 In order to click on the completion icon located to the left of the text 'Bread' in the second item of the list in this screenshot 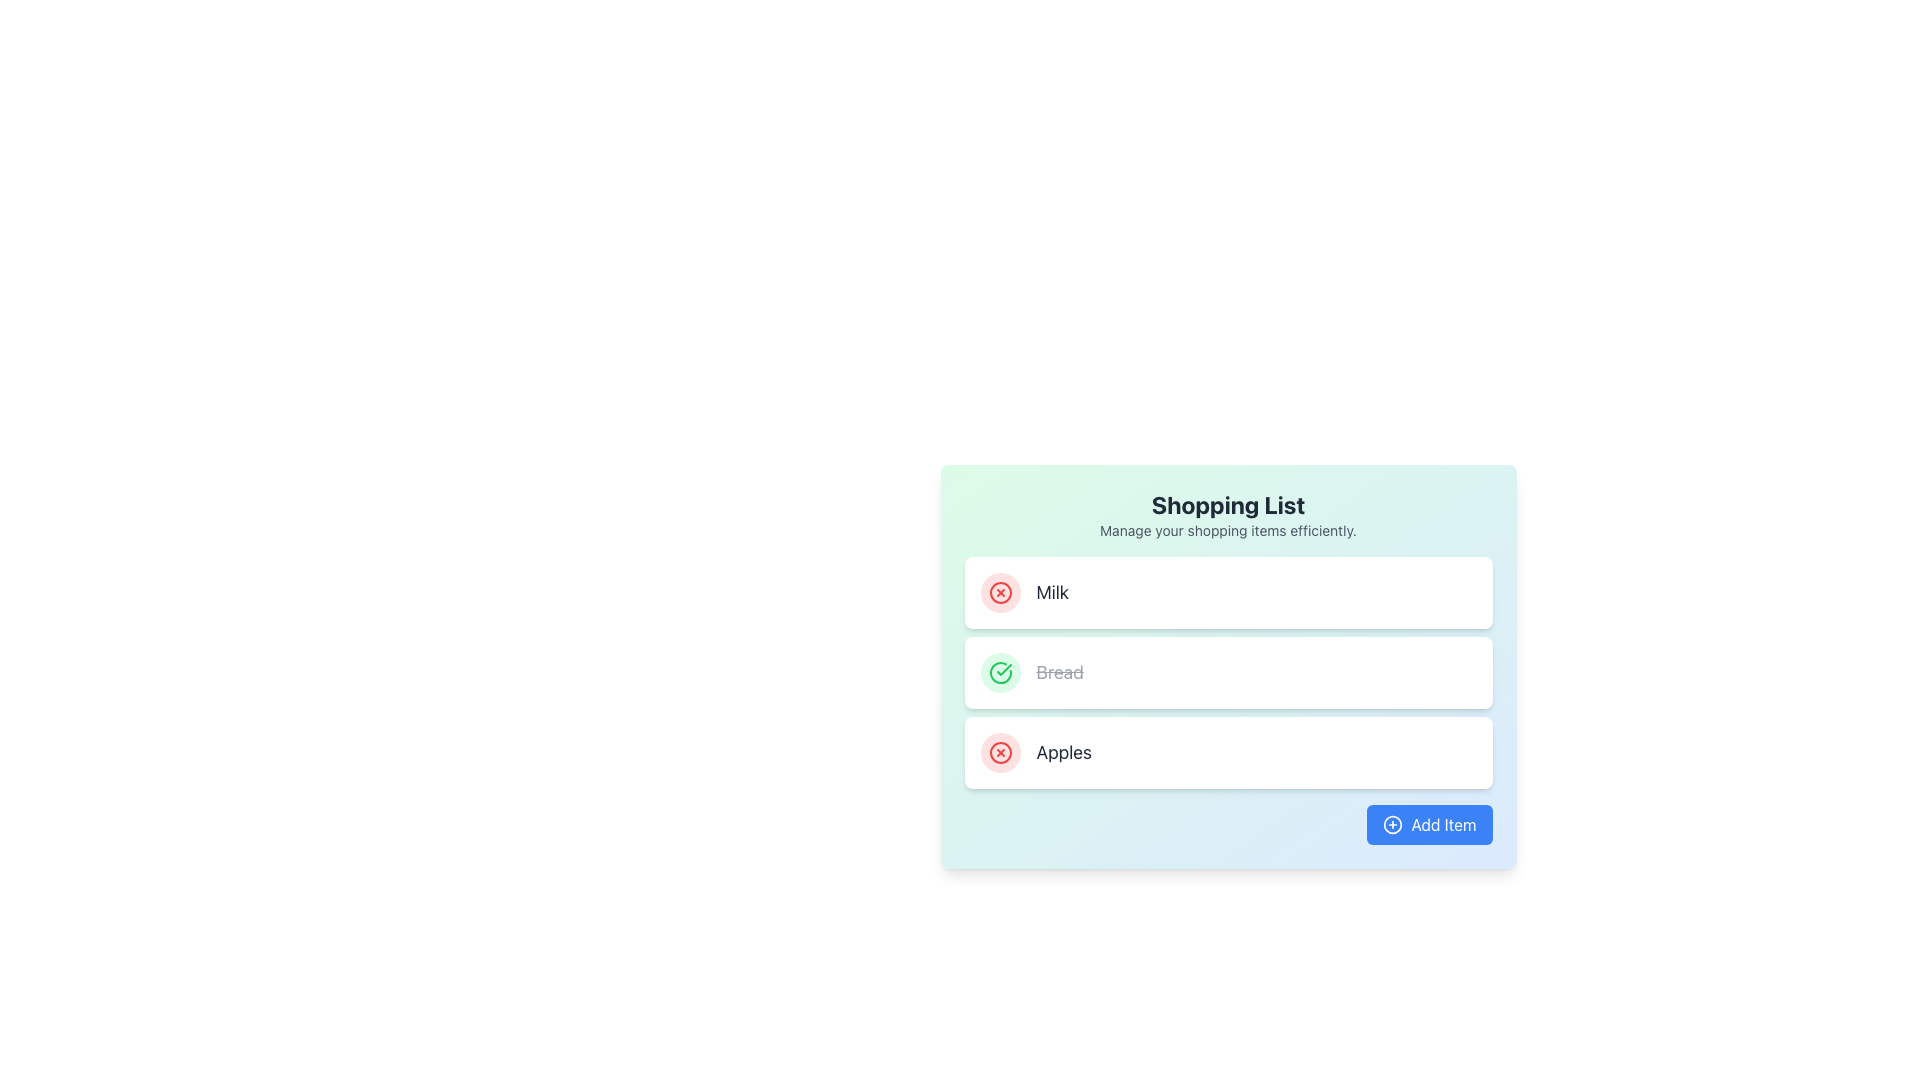, I will do `click(1000, 672)`.